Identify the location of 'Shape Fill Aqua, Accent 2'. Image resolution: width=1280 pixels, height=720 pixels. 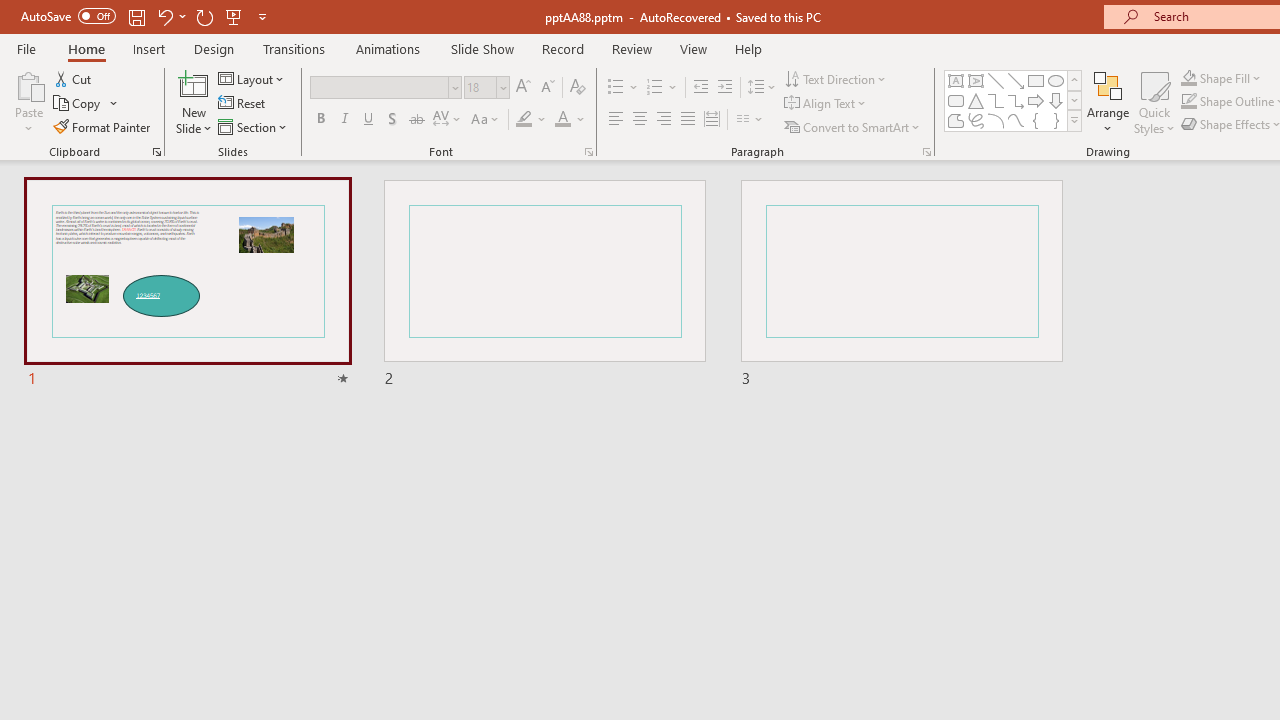
(1189, 77).